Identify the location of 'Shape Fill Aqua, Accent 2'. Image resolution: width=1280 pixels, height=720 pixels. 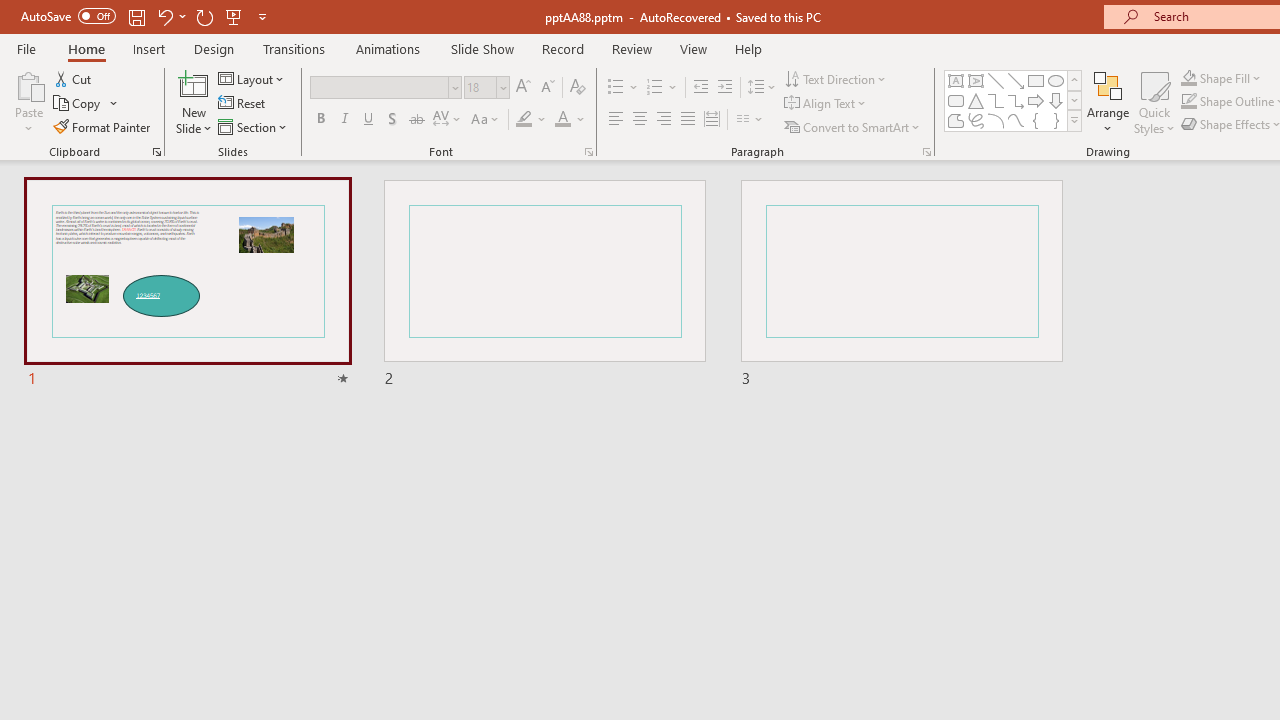
(1189, 77).